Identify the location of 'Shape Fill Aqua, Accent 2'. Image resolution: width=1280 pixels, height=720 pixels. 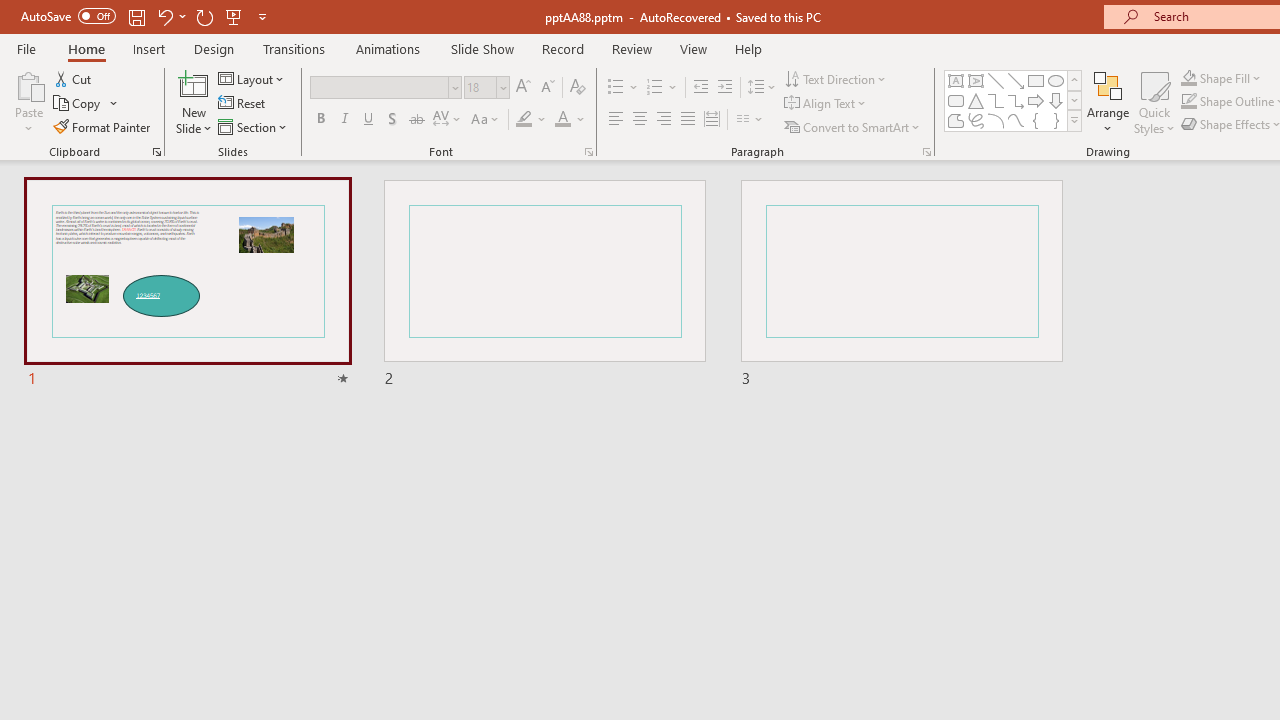
(1189, 77).